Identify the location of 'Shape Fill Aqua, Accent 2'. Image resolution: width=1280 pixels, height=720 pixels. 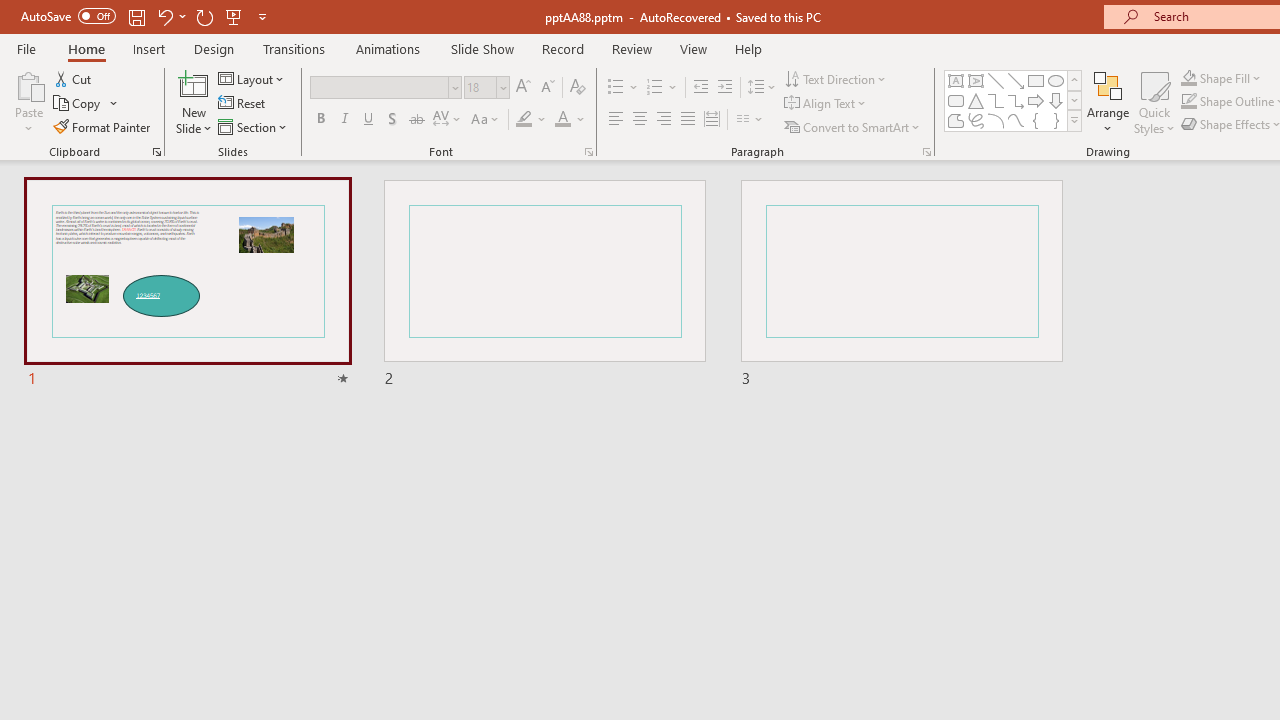
(1189, 77).